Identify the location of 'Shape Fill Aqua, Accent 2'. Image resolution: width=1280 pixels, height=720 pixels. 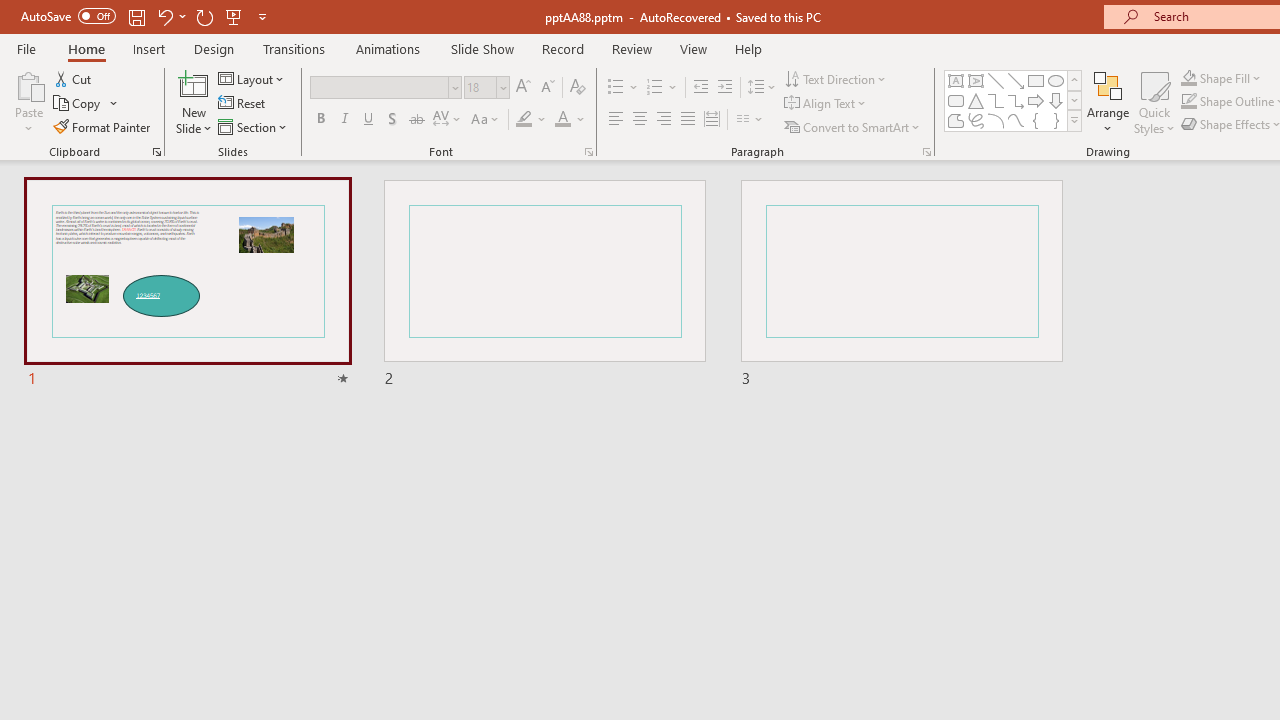
(1189, 77).